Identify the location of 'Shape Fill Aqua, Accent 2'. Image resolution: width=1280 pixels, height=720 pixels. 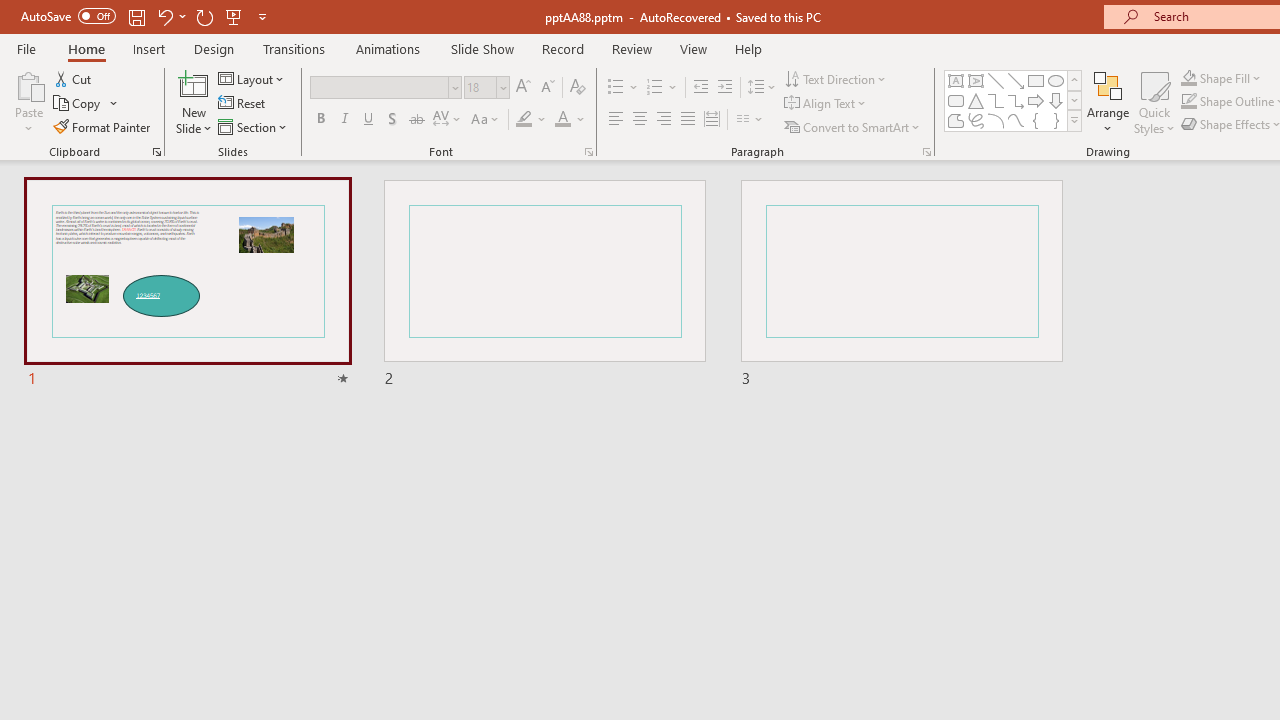
(1189, 77).